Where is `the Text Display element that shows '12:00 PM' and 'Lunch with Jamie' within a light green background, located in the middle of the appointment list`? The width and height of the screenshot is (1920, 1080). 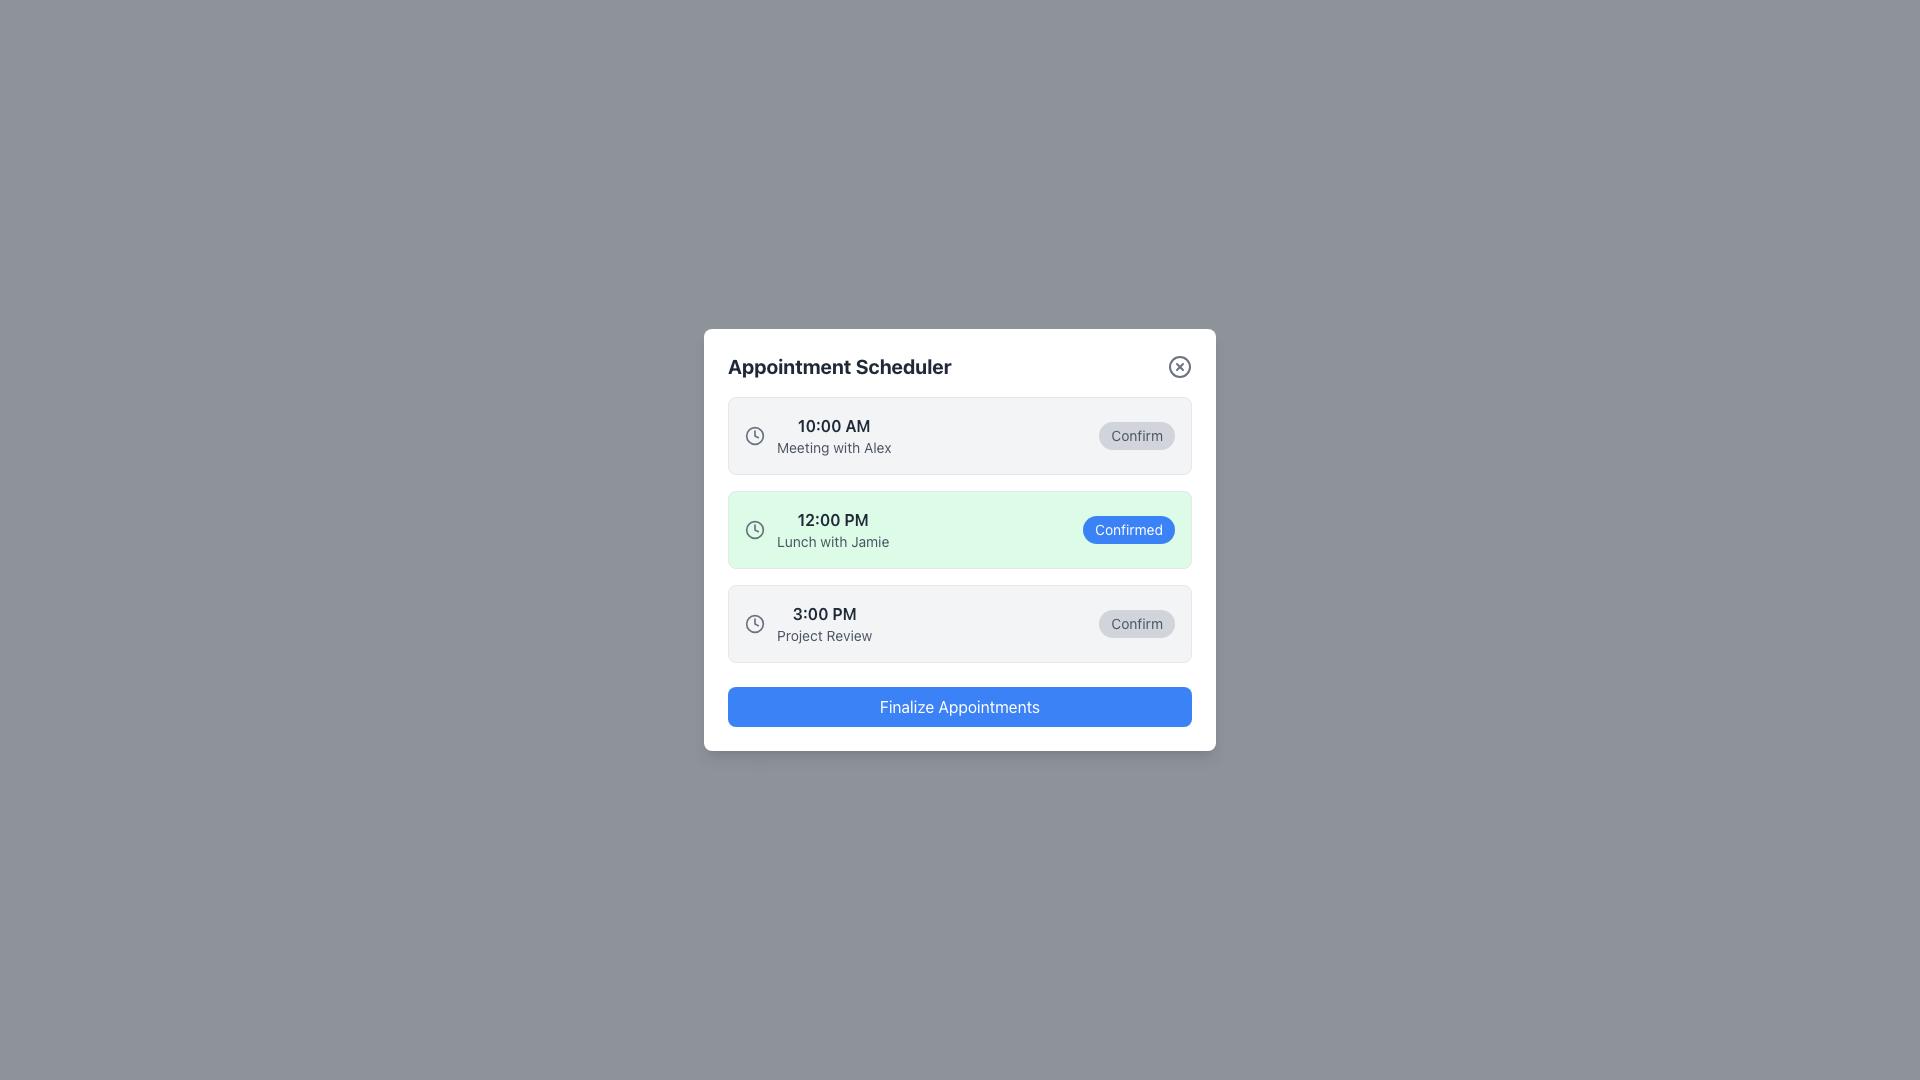 the Text Display element that shows '12:00 PM' and 'Lunch with Jamie' within a light green background, located in the middle of the appointment list is located at coordinates (833, 528).